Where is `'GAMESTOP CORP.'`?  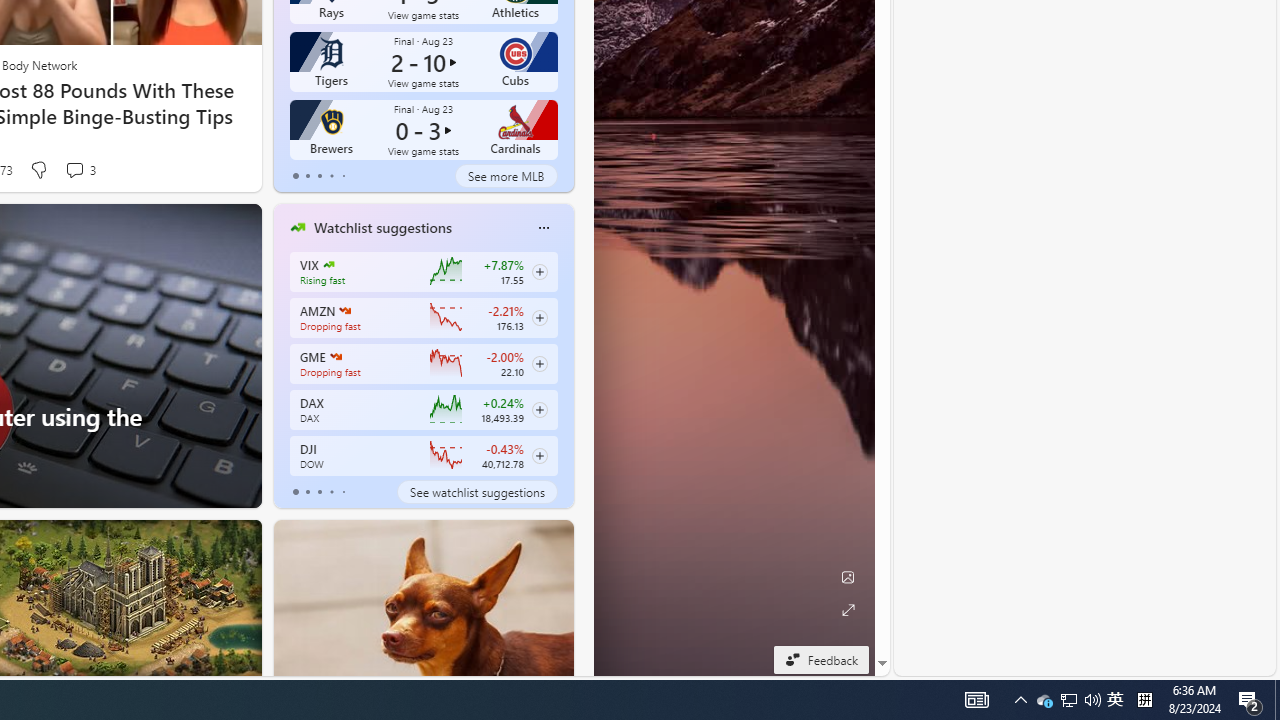 'GAMESTOP CORP.' is located at coordinates (335, 356).